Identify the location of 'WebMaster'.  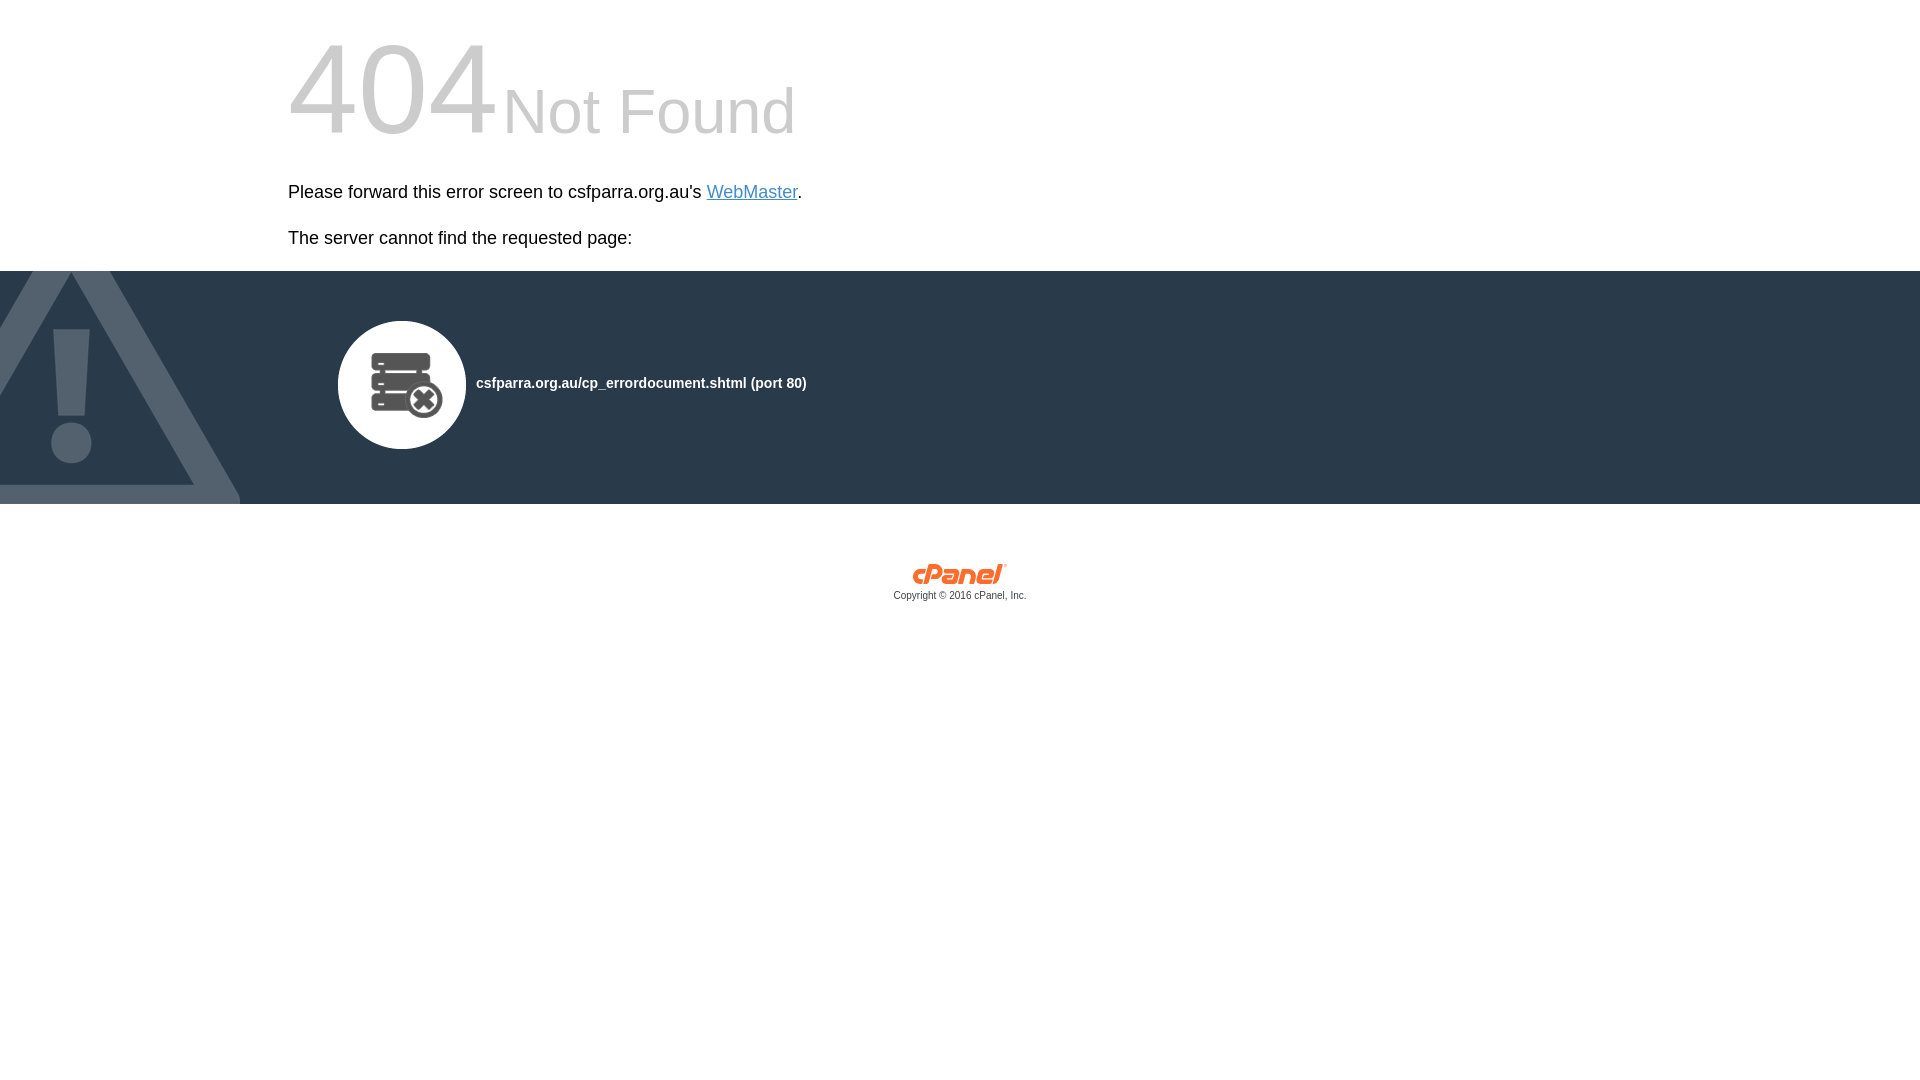
(751, 192).